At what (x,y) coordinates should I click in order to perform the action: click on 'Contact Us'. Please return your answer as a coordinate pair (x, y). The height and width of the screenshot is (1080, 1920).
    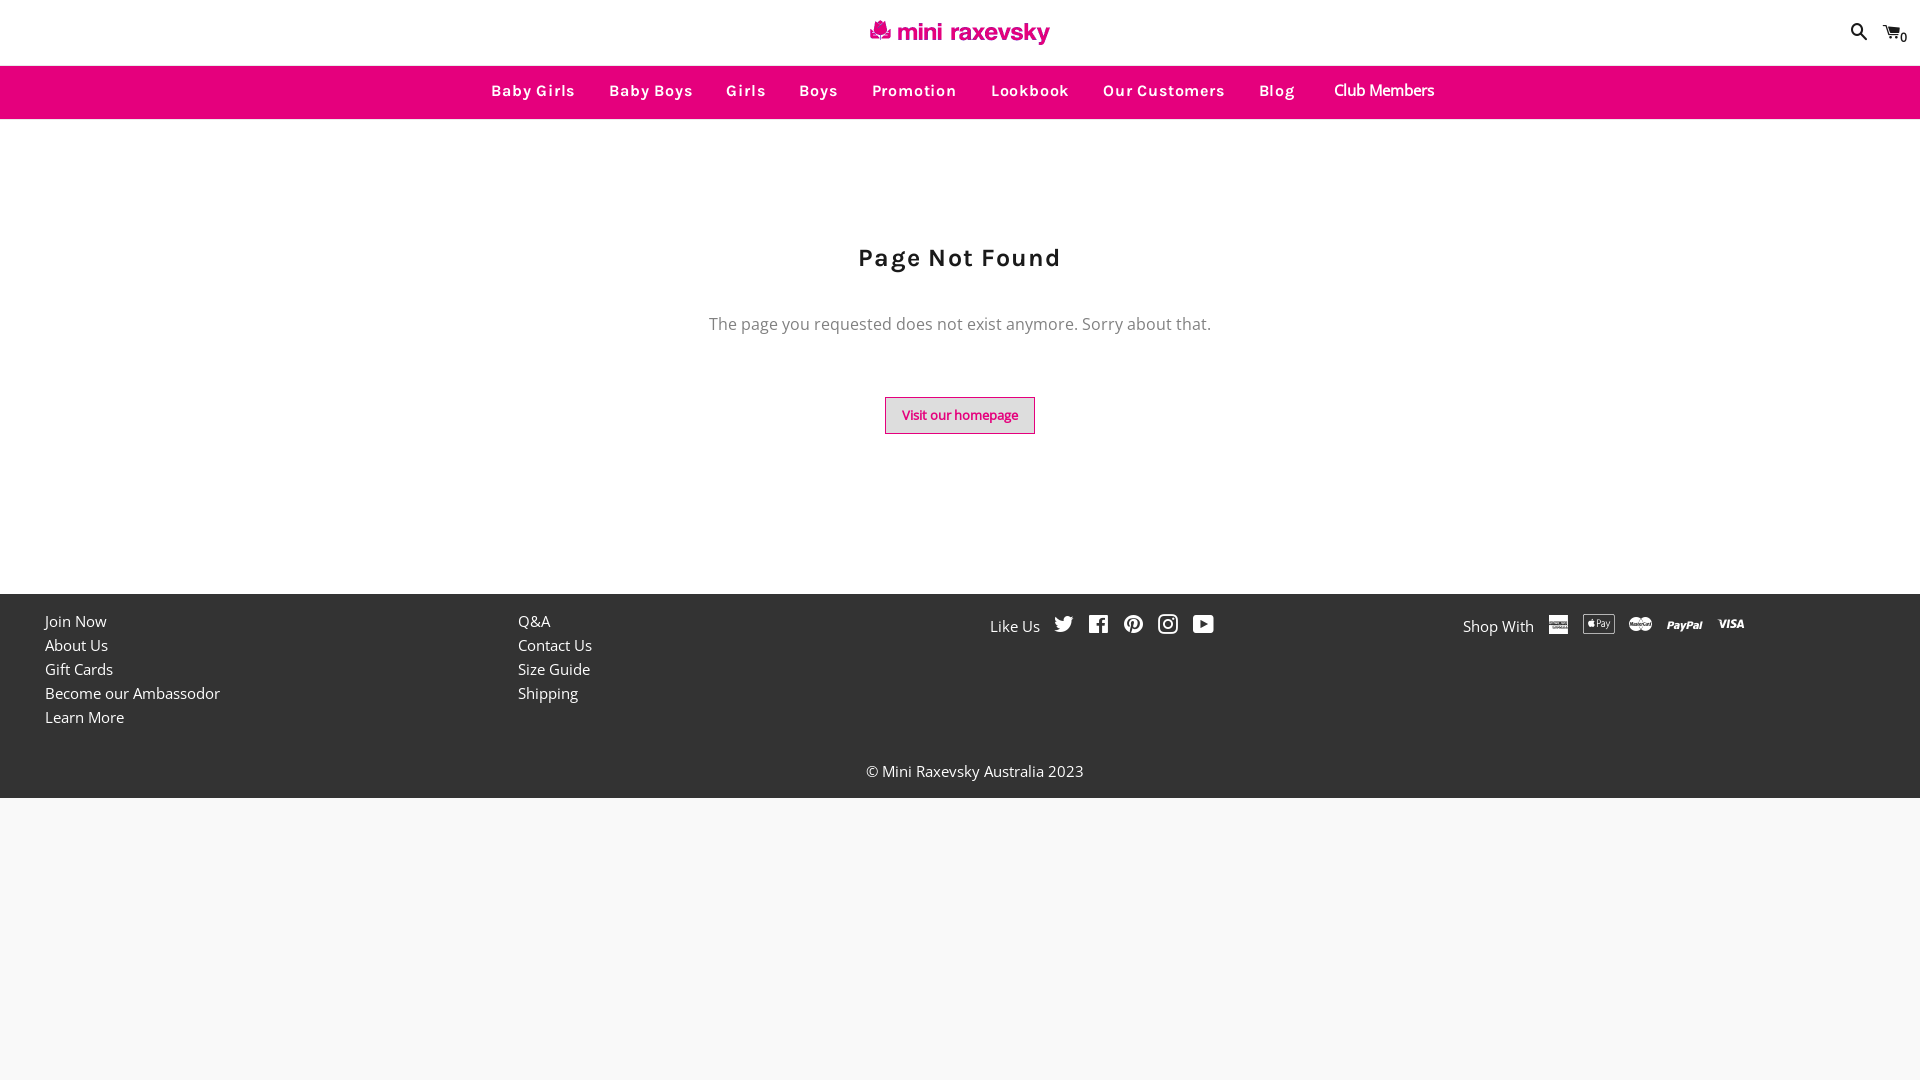
    Looking at the image, I should click on (518, 644).